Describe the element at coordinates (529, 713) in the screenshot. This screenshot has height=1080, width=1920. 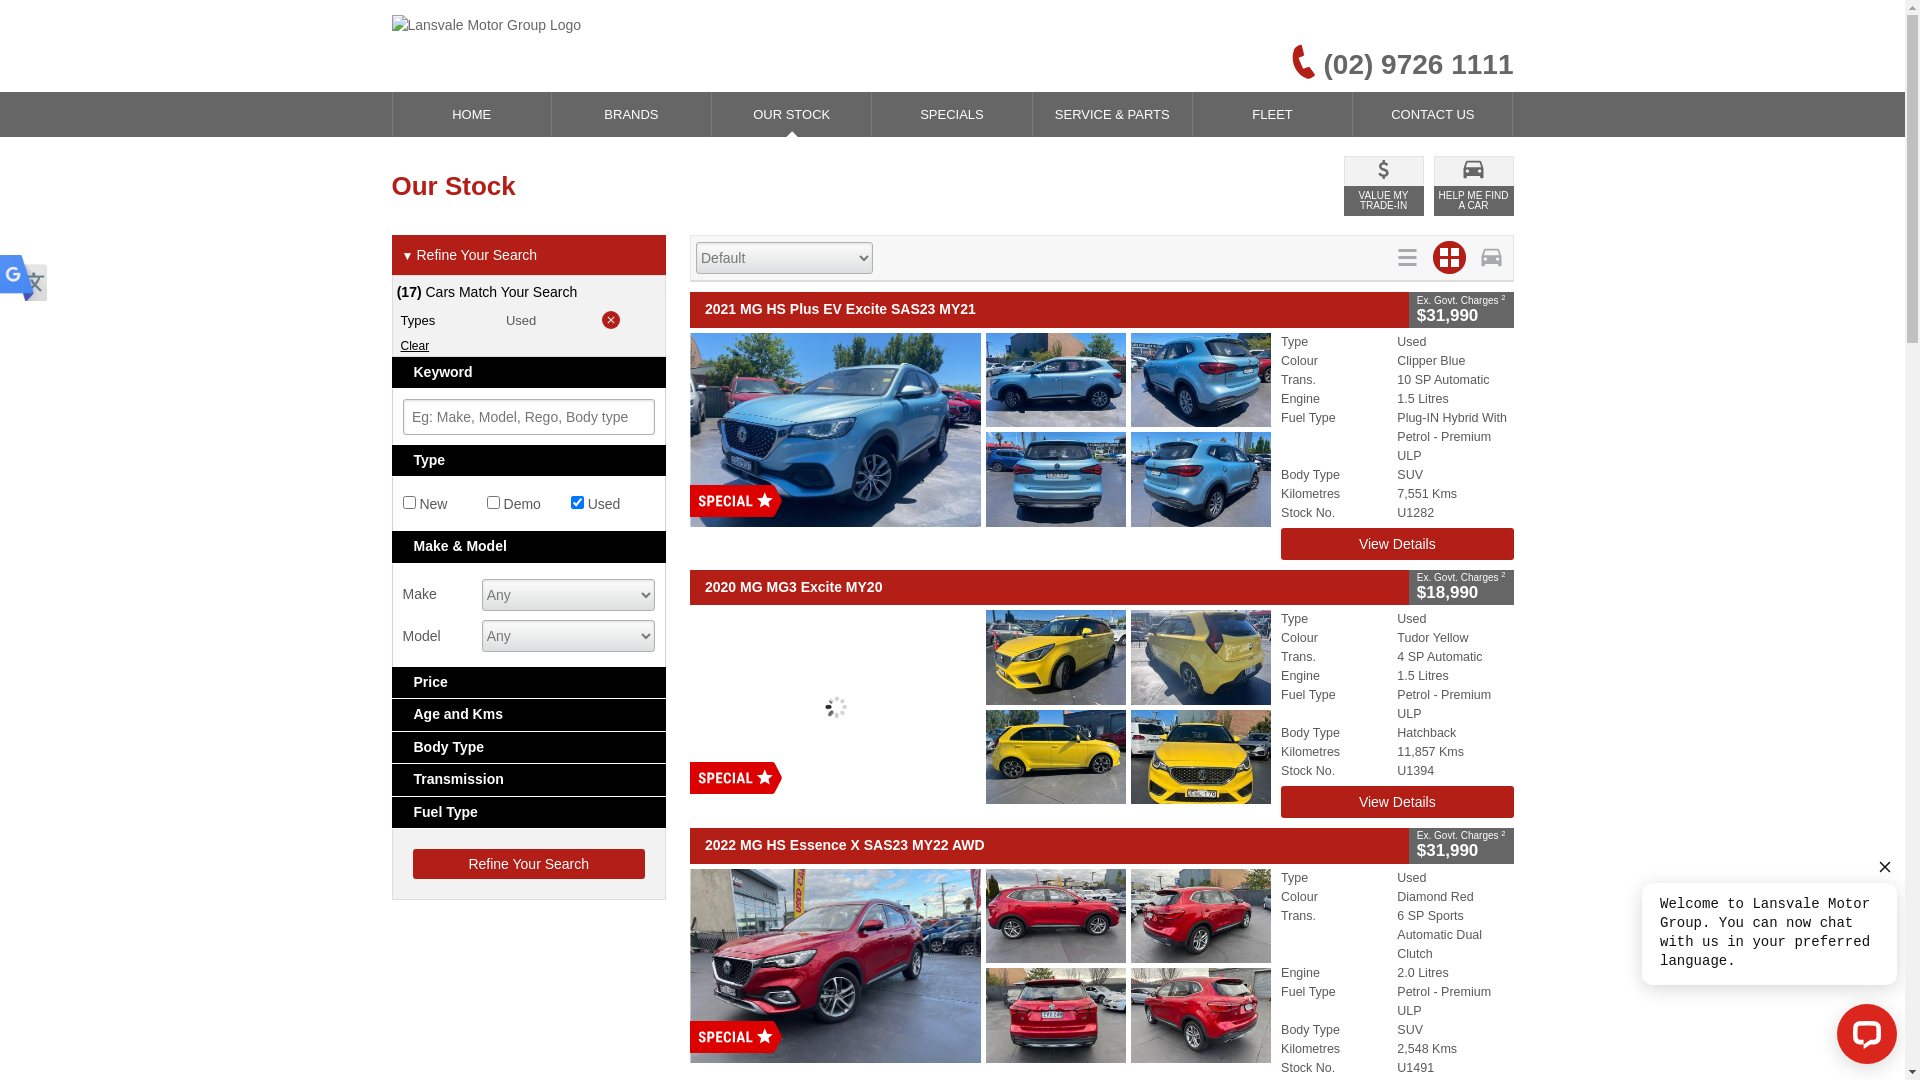
I see `'Age and Kms'` at that location.